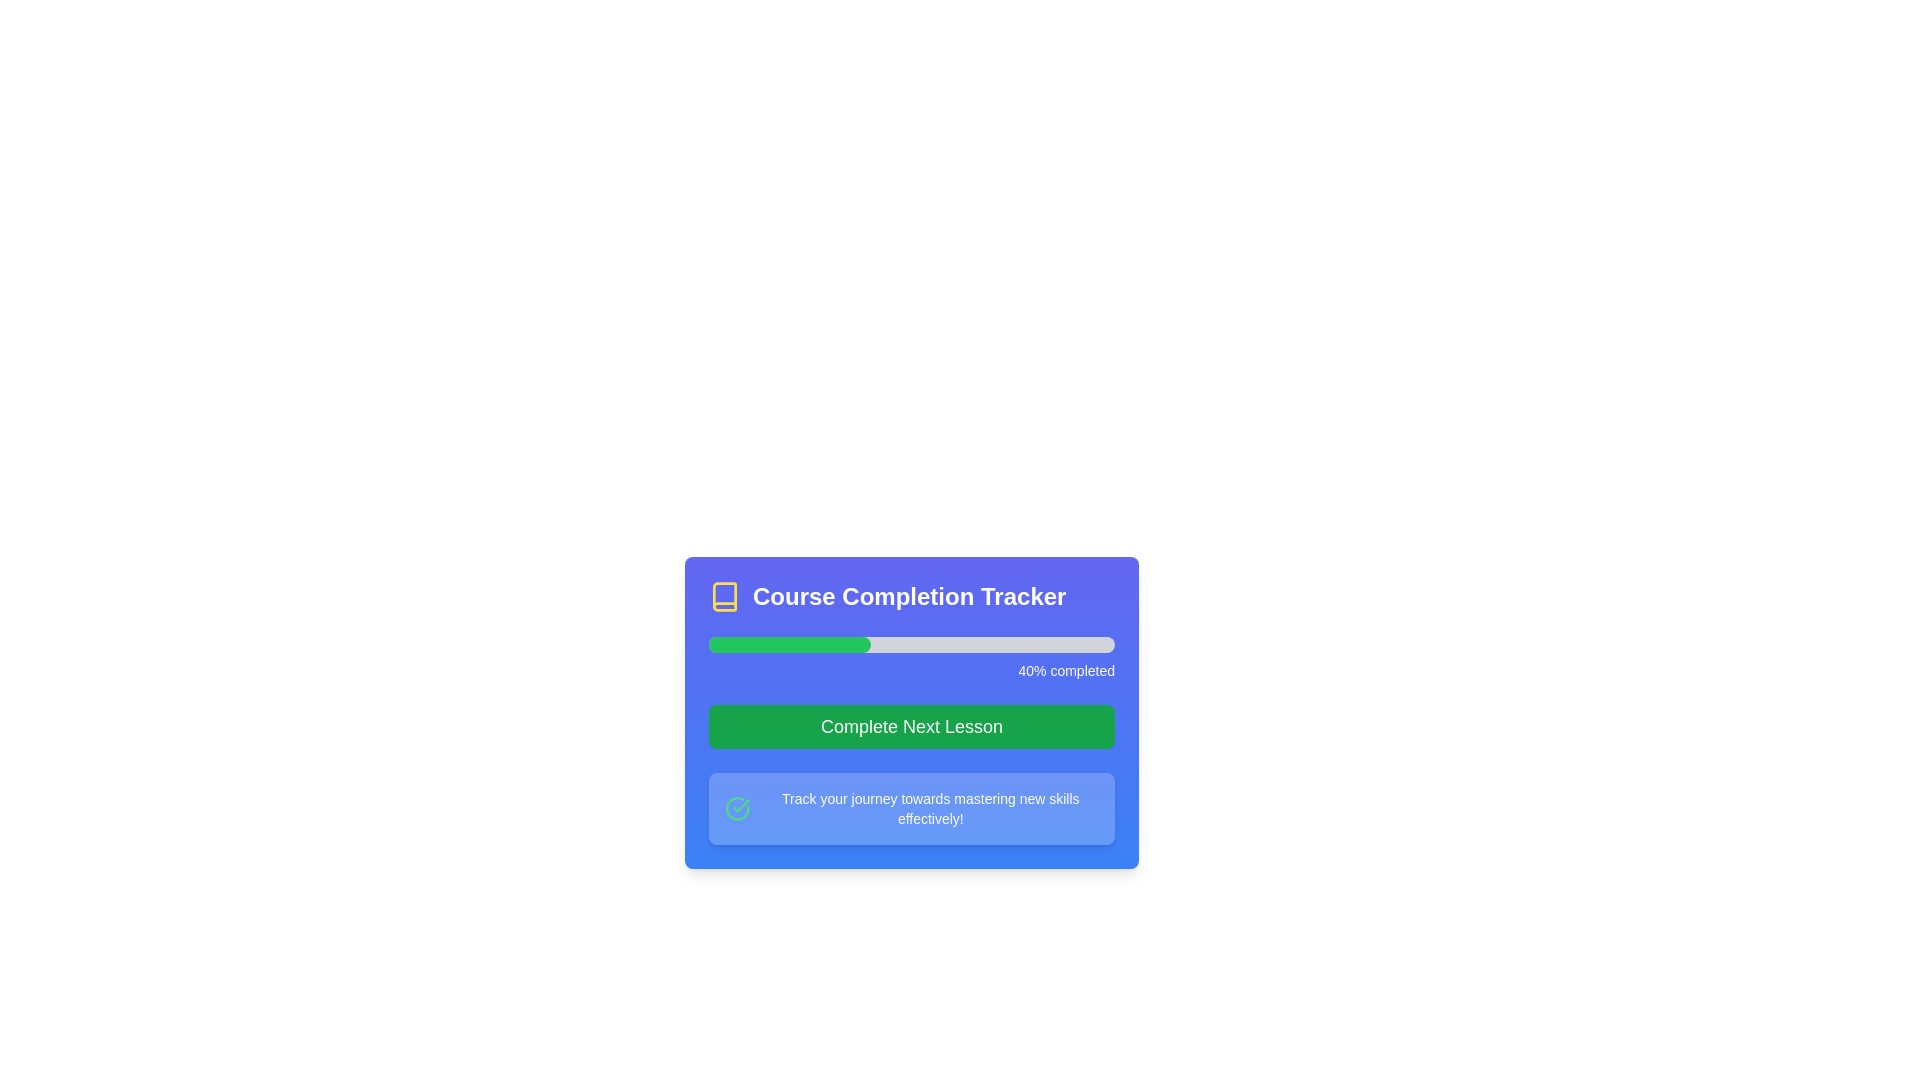 The image size is (1920, 1080). Describe the element at coordinates (736, 808) in the screenshot. I see `the check mark icon element that signifies completion, located adjacent to the phrase 'Track your journey towards mastering new skills effectively!' in the 'Course Completion Tracker' box` at that location.